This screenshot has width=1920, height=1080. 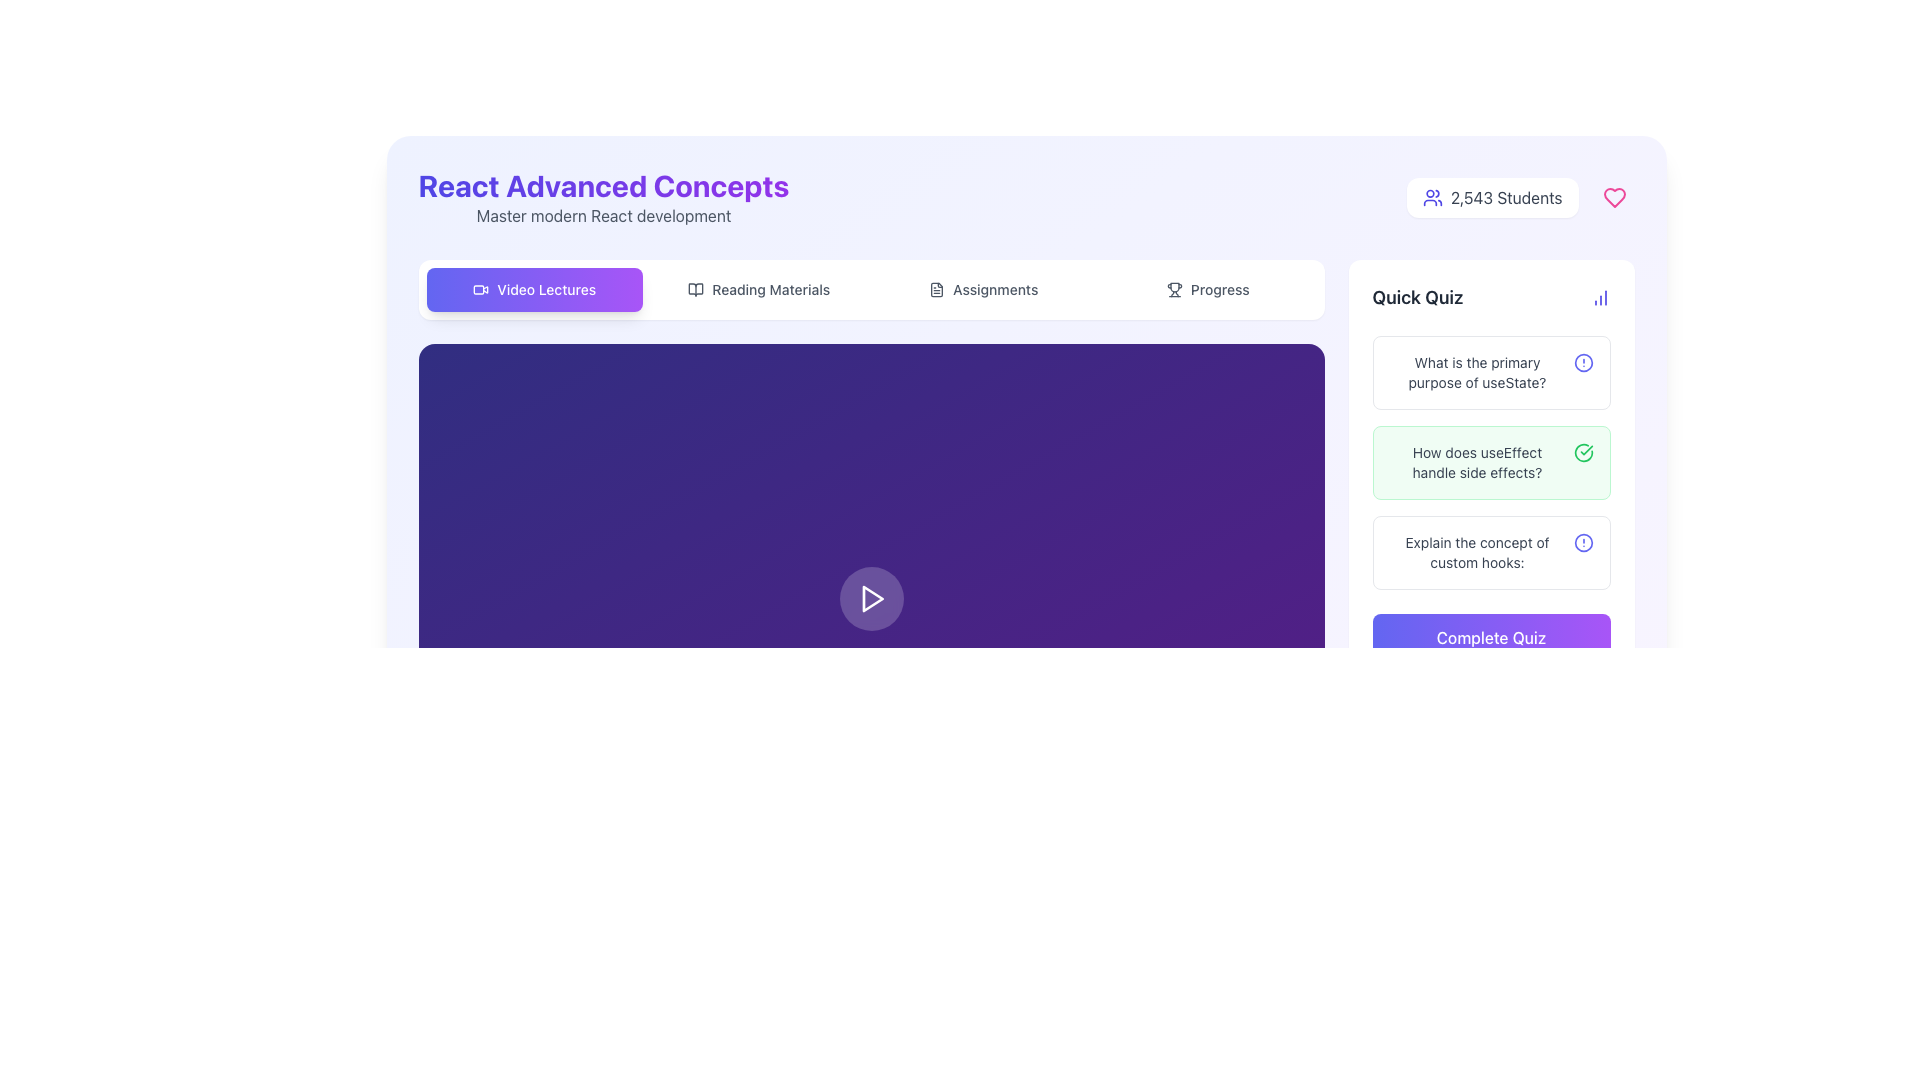 I want to click on the second selectable quiz question card in the 'Quick Quiz' panel, so click(x=1491, y=462).